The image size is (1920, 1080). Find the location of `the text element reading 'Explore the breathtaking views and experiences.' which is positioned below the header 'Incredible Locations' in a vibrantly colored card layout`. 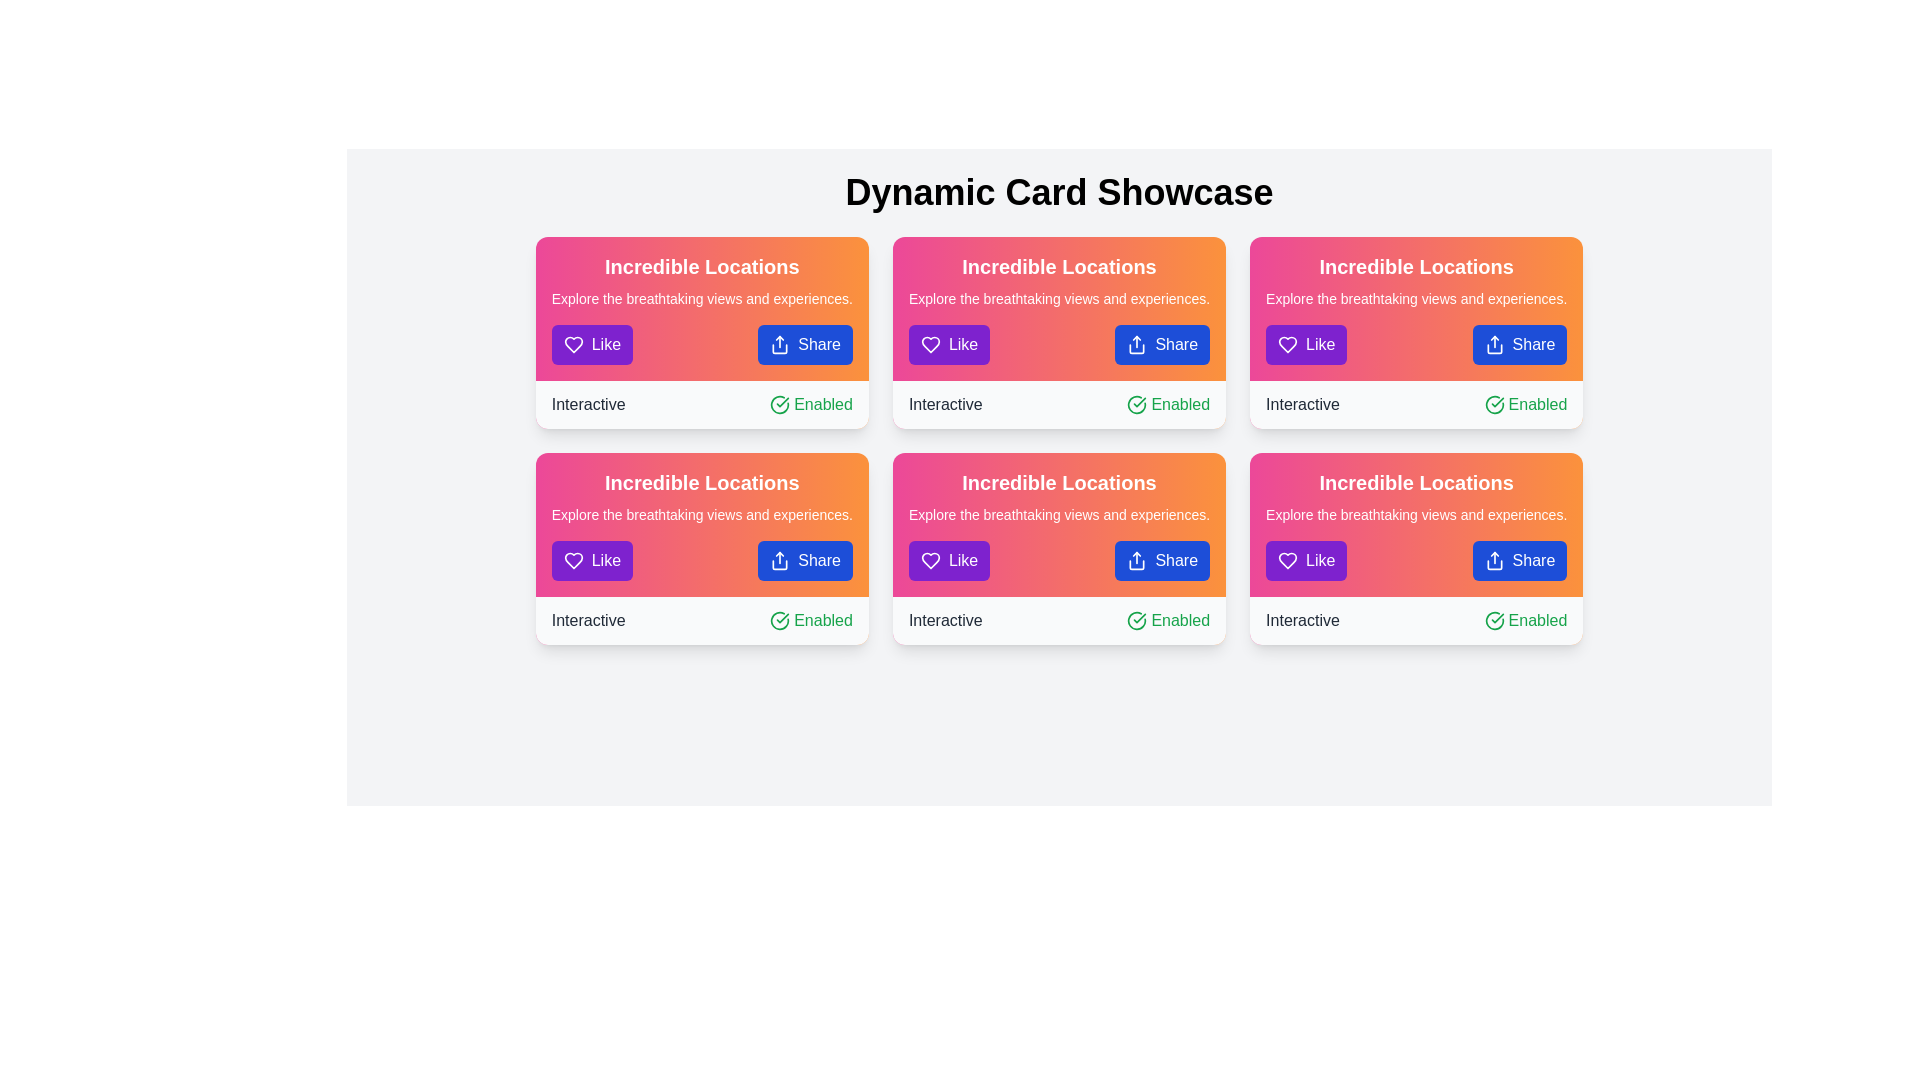

the text element reading 'Explore the breathtaking views and experiences.' which is positioned below the header 'Incredible Locations' in a vibrantly colored card layout is located at coordinates (702, 514).